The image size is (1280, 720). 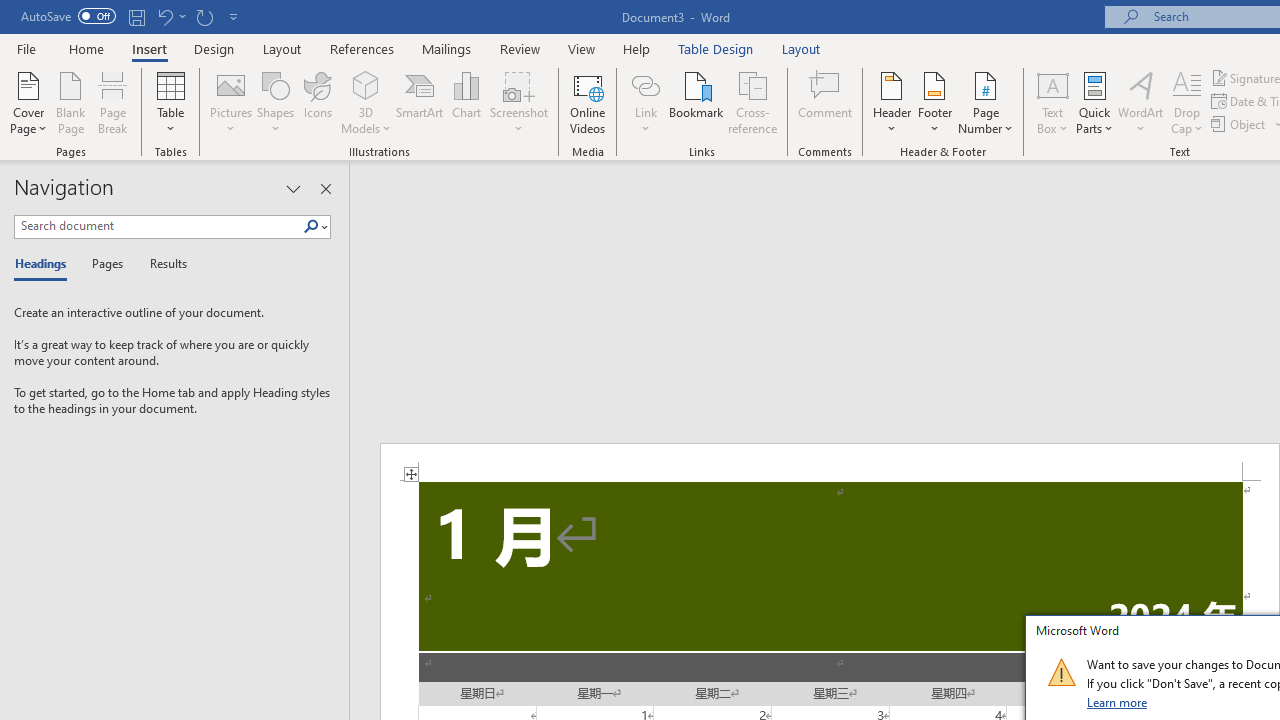 I want to click on 'Link', so click(x=645, y=103).